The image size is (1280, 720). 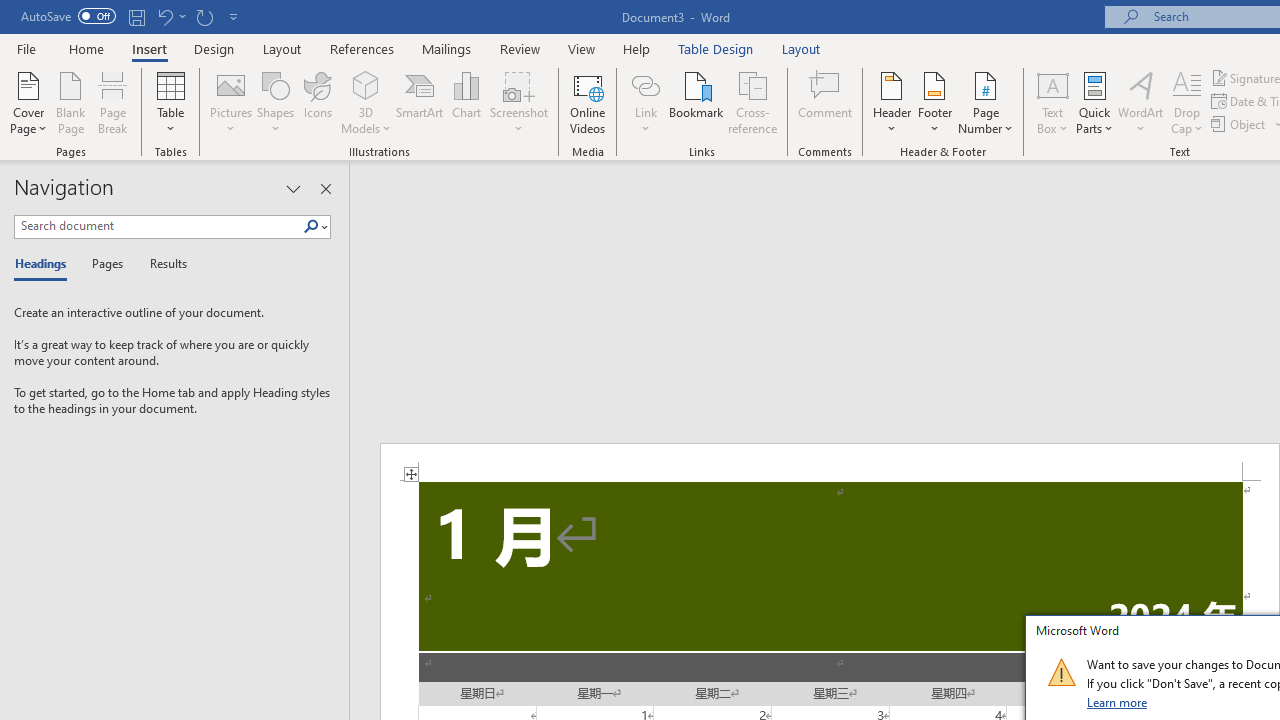 I want to click on 'Link', so click(x=645, y=103).